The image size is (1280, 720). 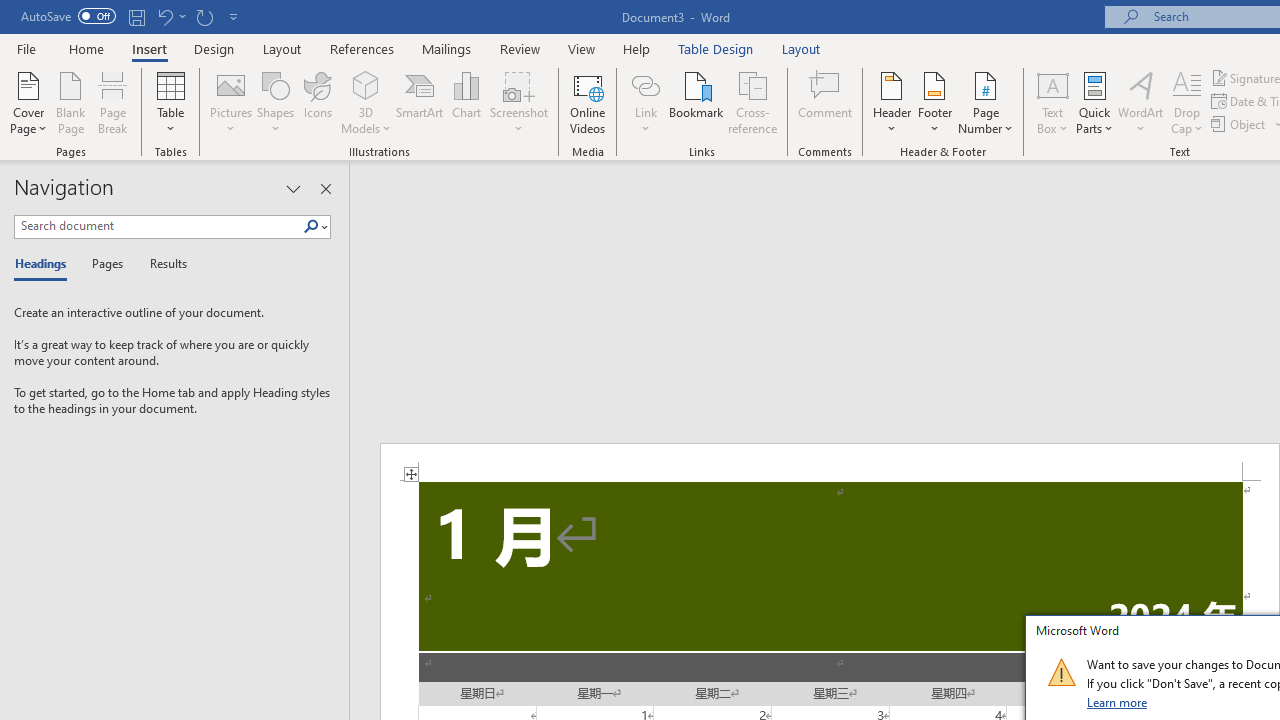 I want to click on 'Link', so click(x=645, y=103).